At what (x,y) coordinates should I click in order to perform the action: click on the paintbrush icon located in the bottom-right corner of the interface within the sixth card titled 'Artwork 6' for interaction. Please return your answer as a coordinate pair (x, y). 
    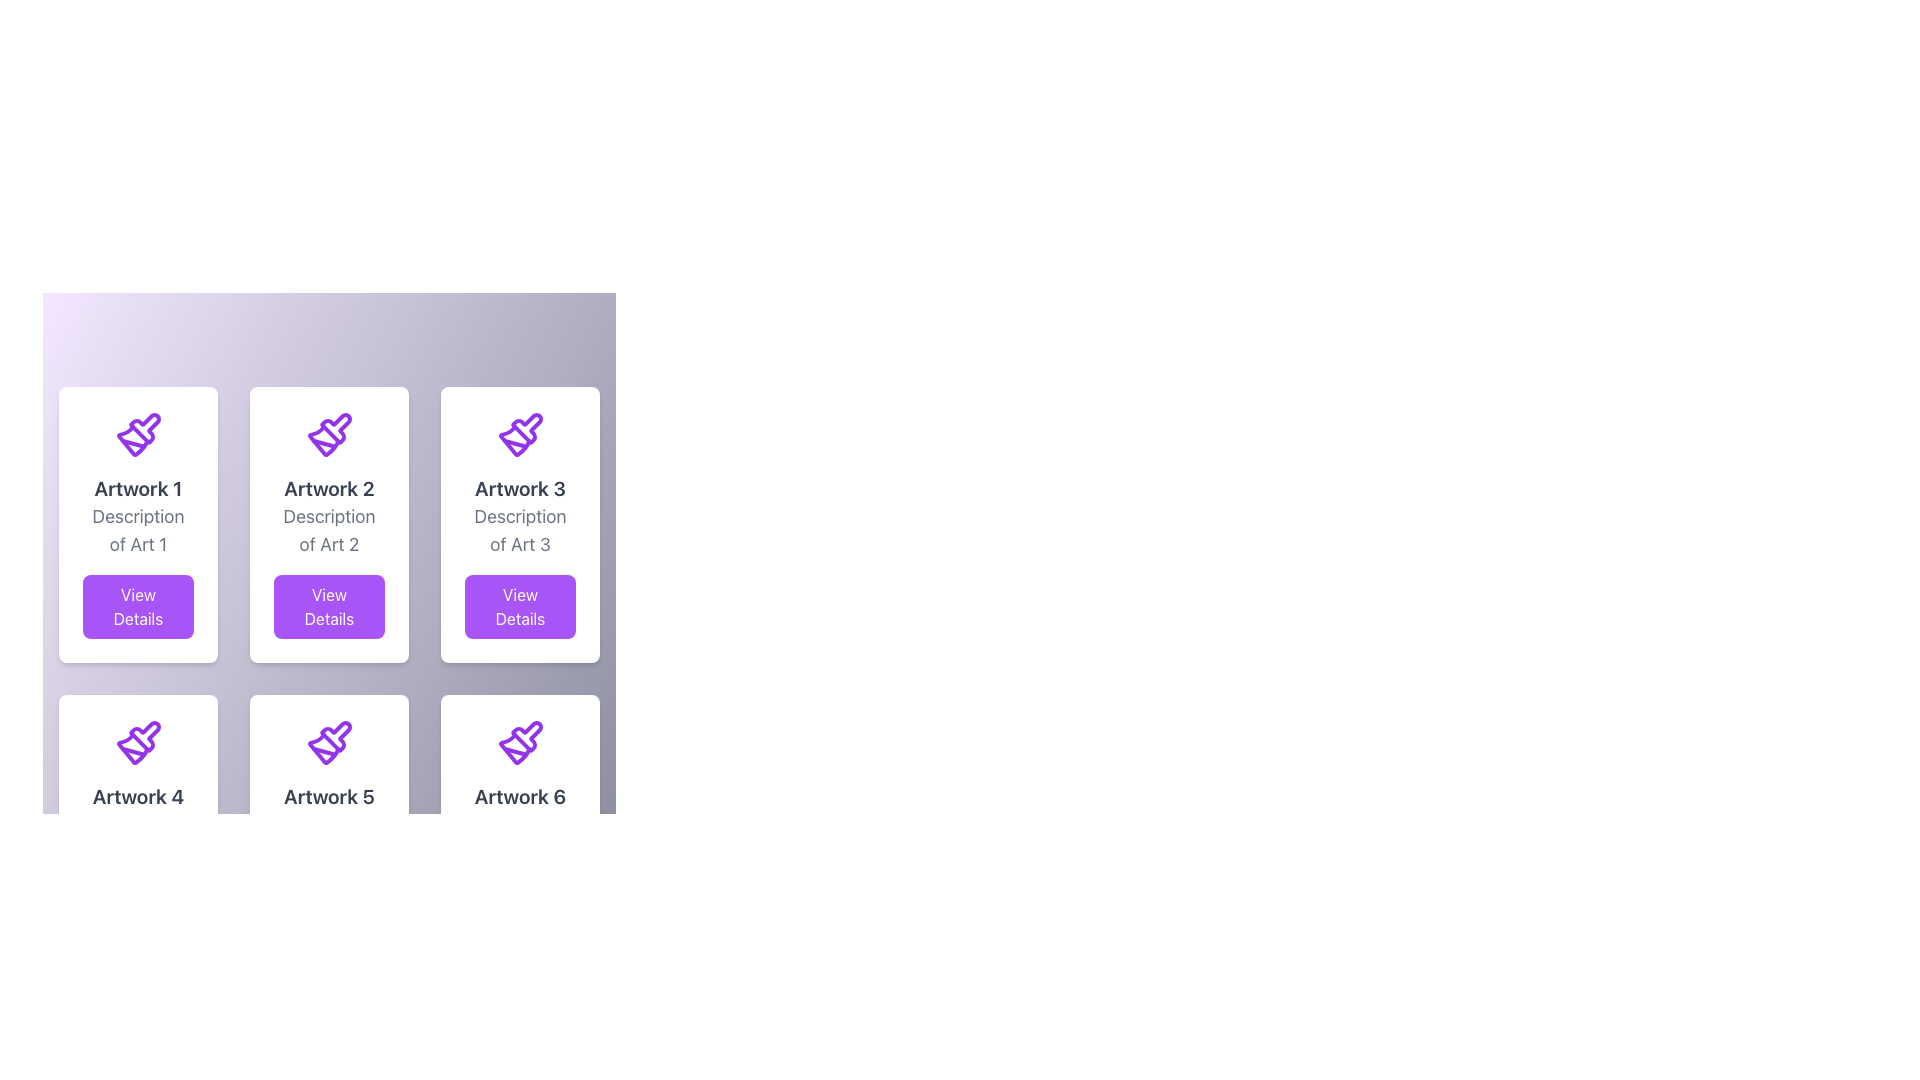
    Looking at the image, I should click on (513, 748).